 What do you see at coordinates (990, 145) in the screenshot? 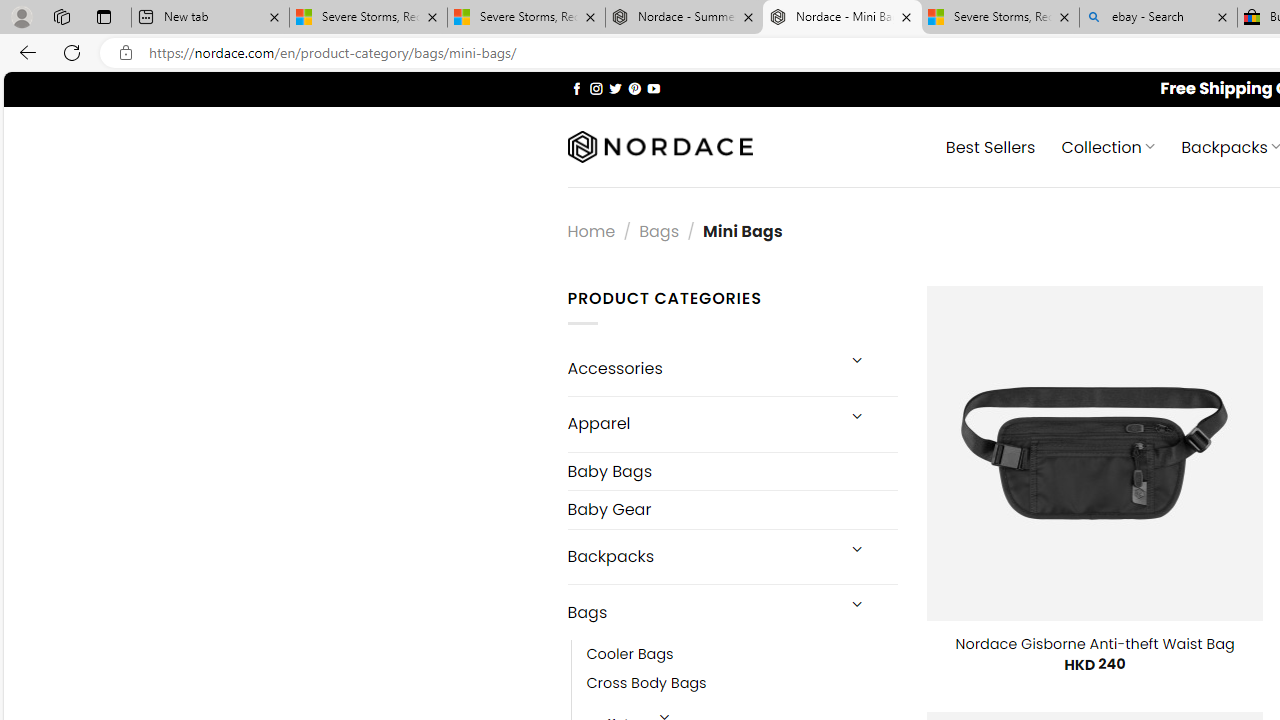
I see `' Best Sellers'` at bounding box center [990, 145].